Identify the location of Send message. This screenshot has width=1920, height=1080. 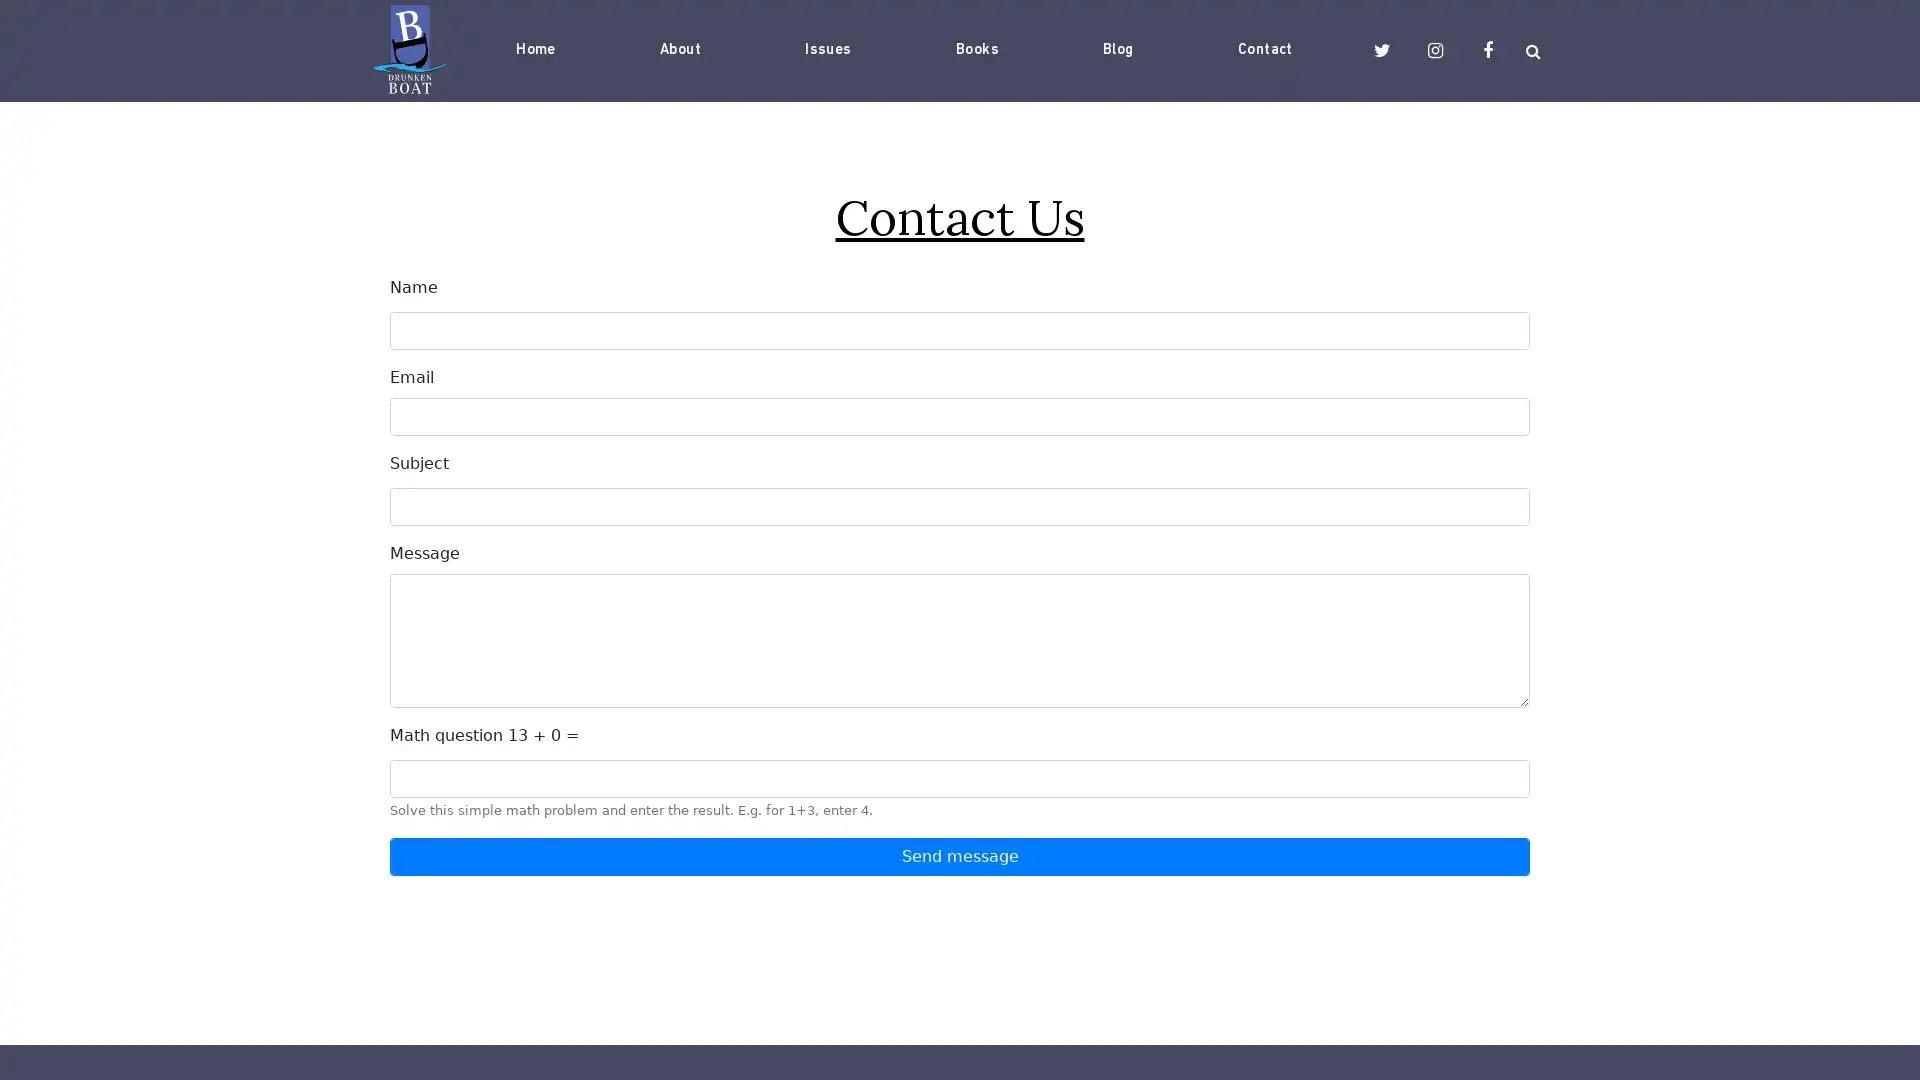
(960, 855).